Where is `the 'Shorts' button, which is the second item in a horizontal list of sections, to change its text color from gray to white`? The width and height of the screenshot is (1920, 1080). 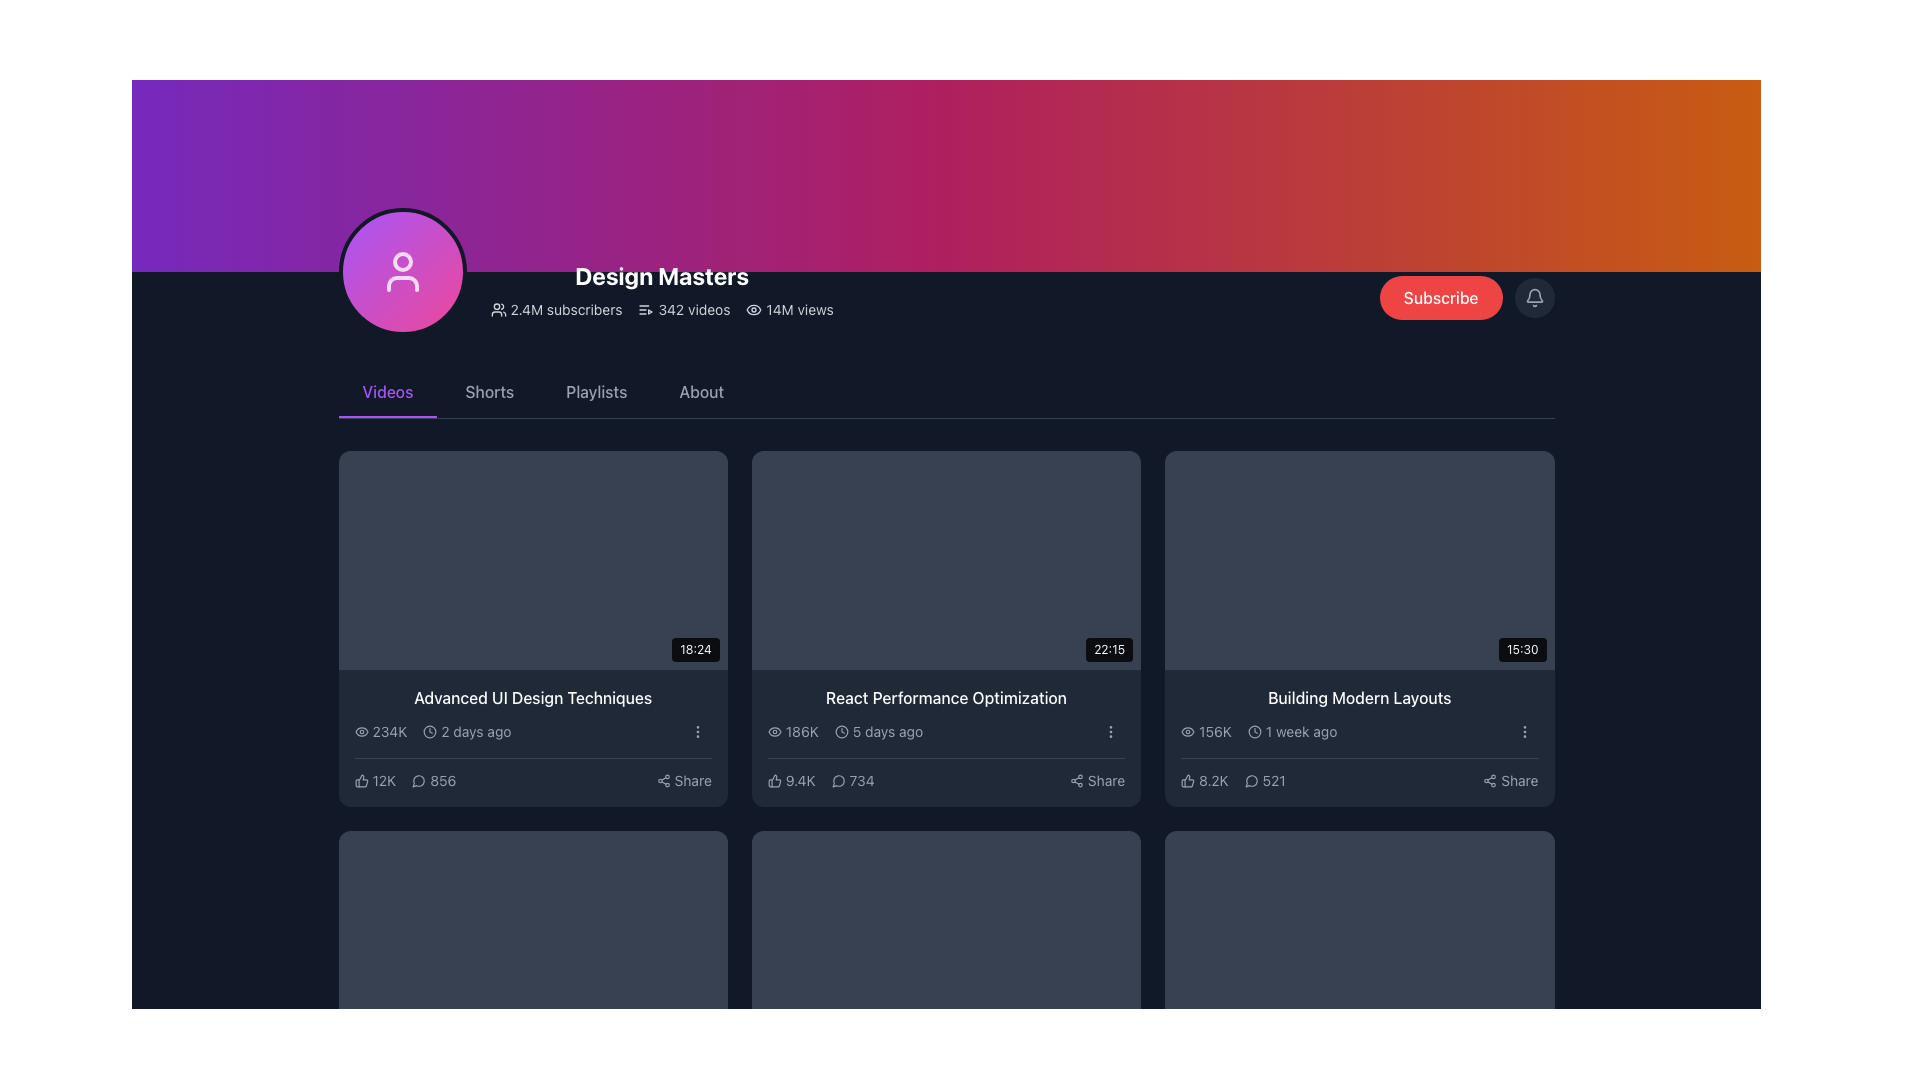
the 'Shorts' button, which is the second item in a horizontal list of sections, to change its text color from gray to white is located at coordinates (489, 393).